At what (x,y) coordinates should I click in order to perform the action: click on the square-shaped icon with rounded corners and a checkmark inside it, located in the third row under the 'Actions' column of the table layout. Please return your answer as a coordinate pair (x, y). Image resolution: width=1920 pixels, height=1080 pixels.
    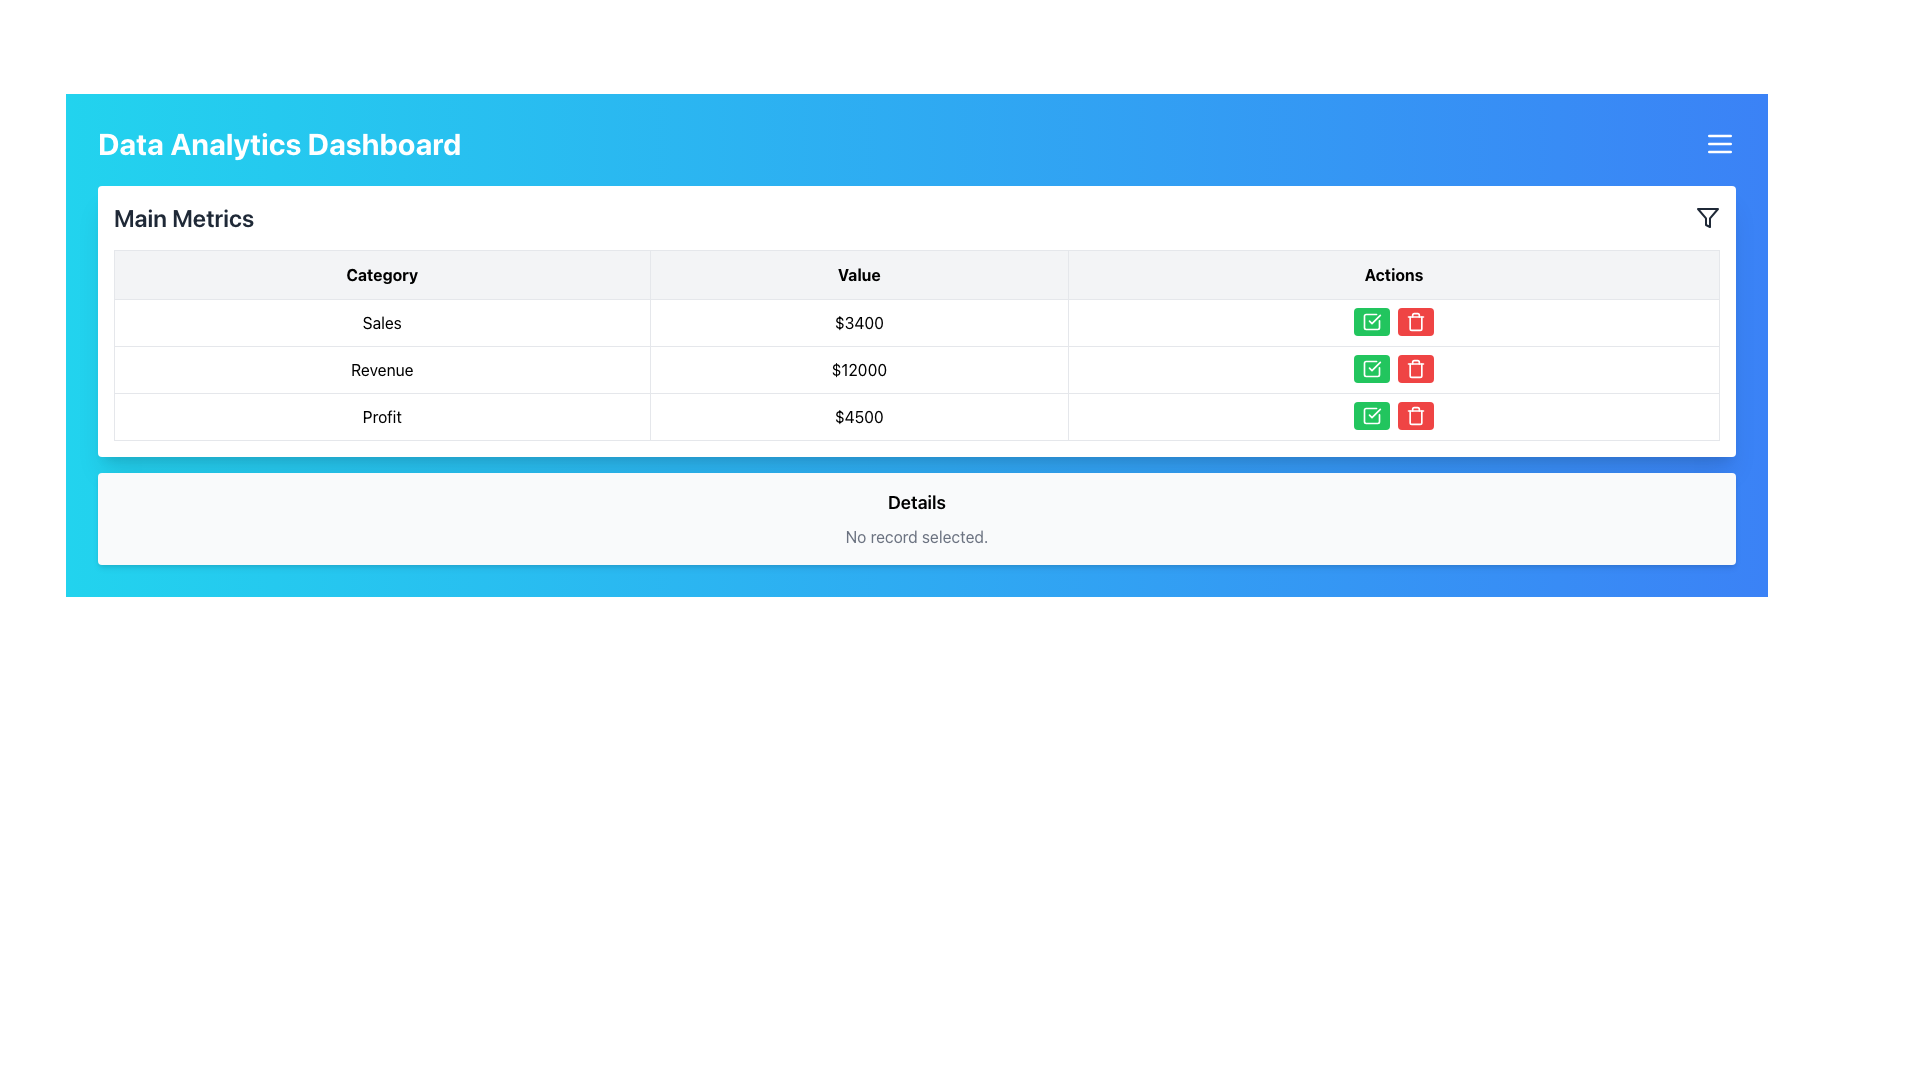
    Looking at the image, I should click on (1371, 369).